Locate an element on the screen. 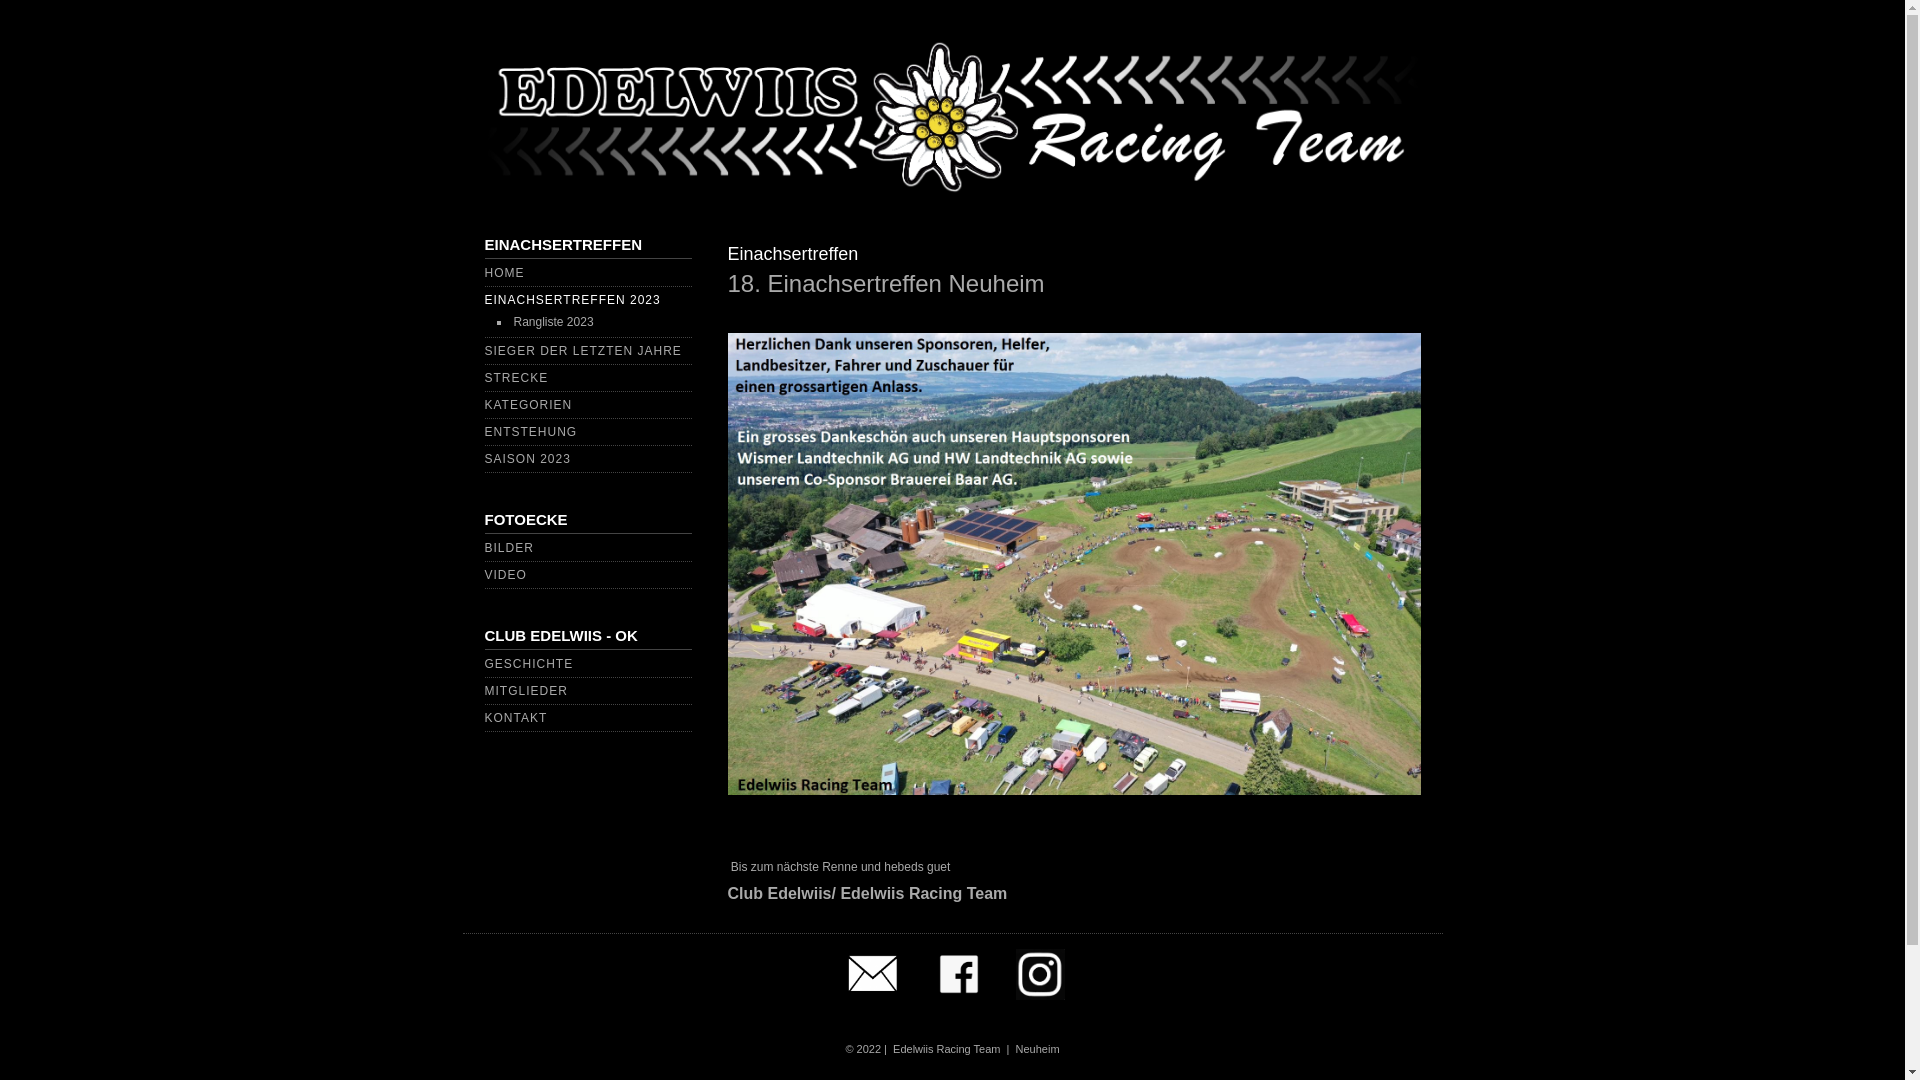 This screenshot has width=1920, height=1080. 'SIEGER DER LETZTEN JAHRE' is located at coordinates (484, 350).